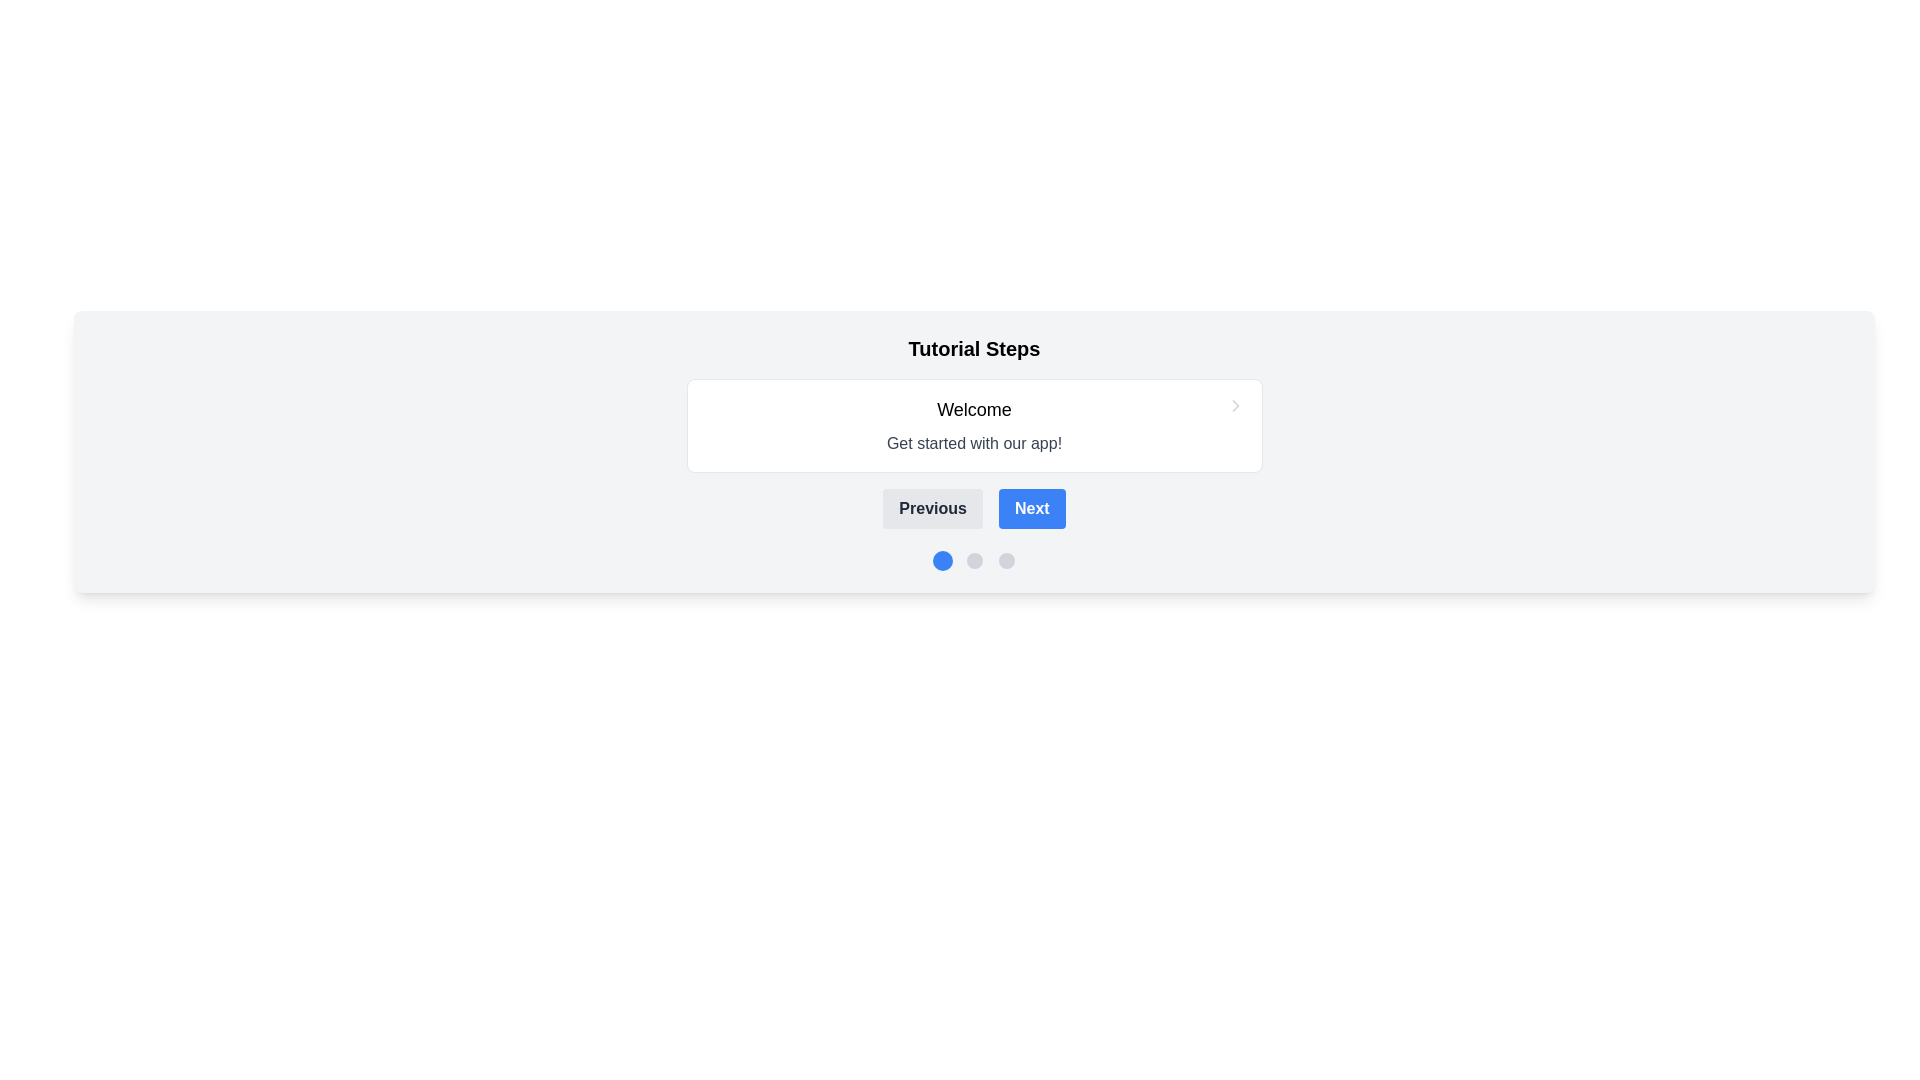 This screenshot has width=1920, height=1080. What do you see at coordinates (1006, 560) in the screenshot?
I see `the third dot in the row of three navigational dots` at bounding box center [1006, 560].